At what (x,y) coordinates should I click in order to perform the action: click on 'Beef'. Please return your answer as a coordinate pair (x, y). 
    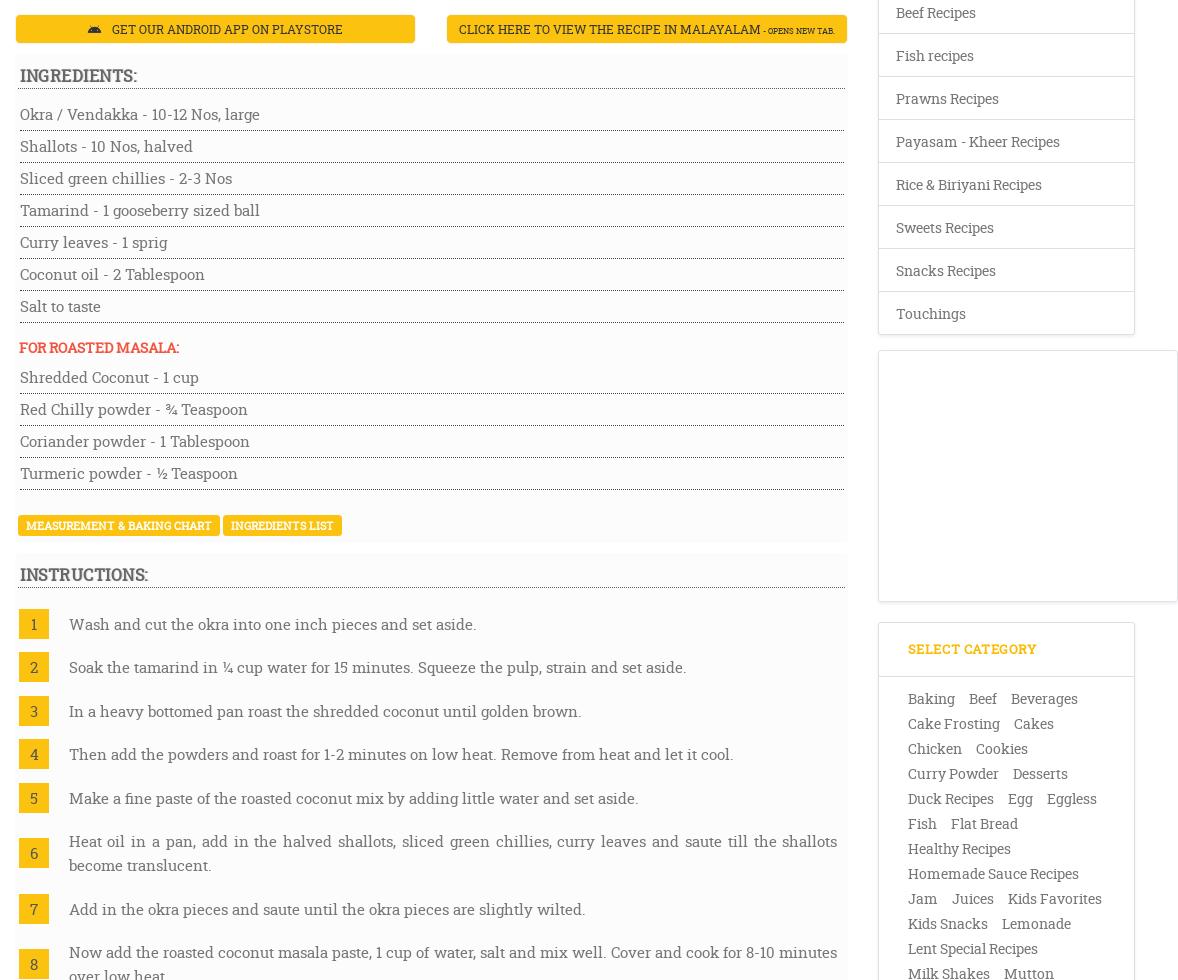
    Looking at the image, I should click on (981, 698).